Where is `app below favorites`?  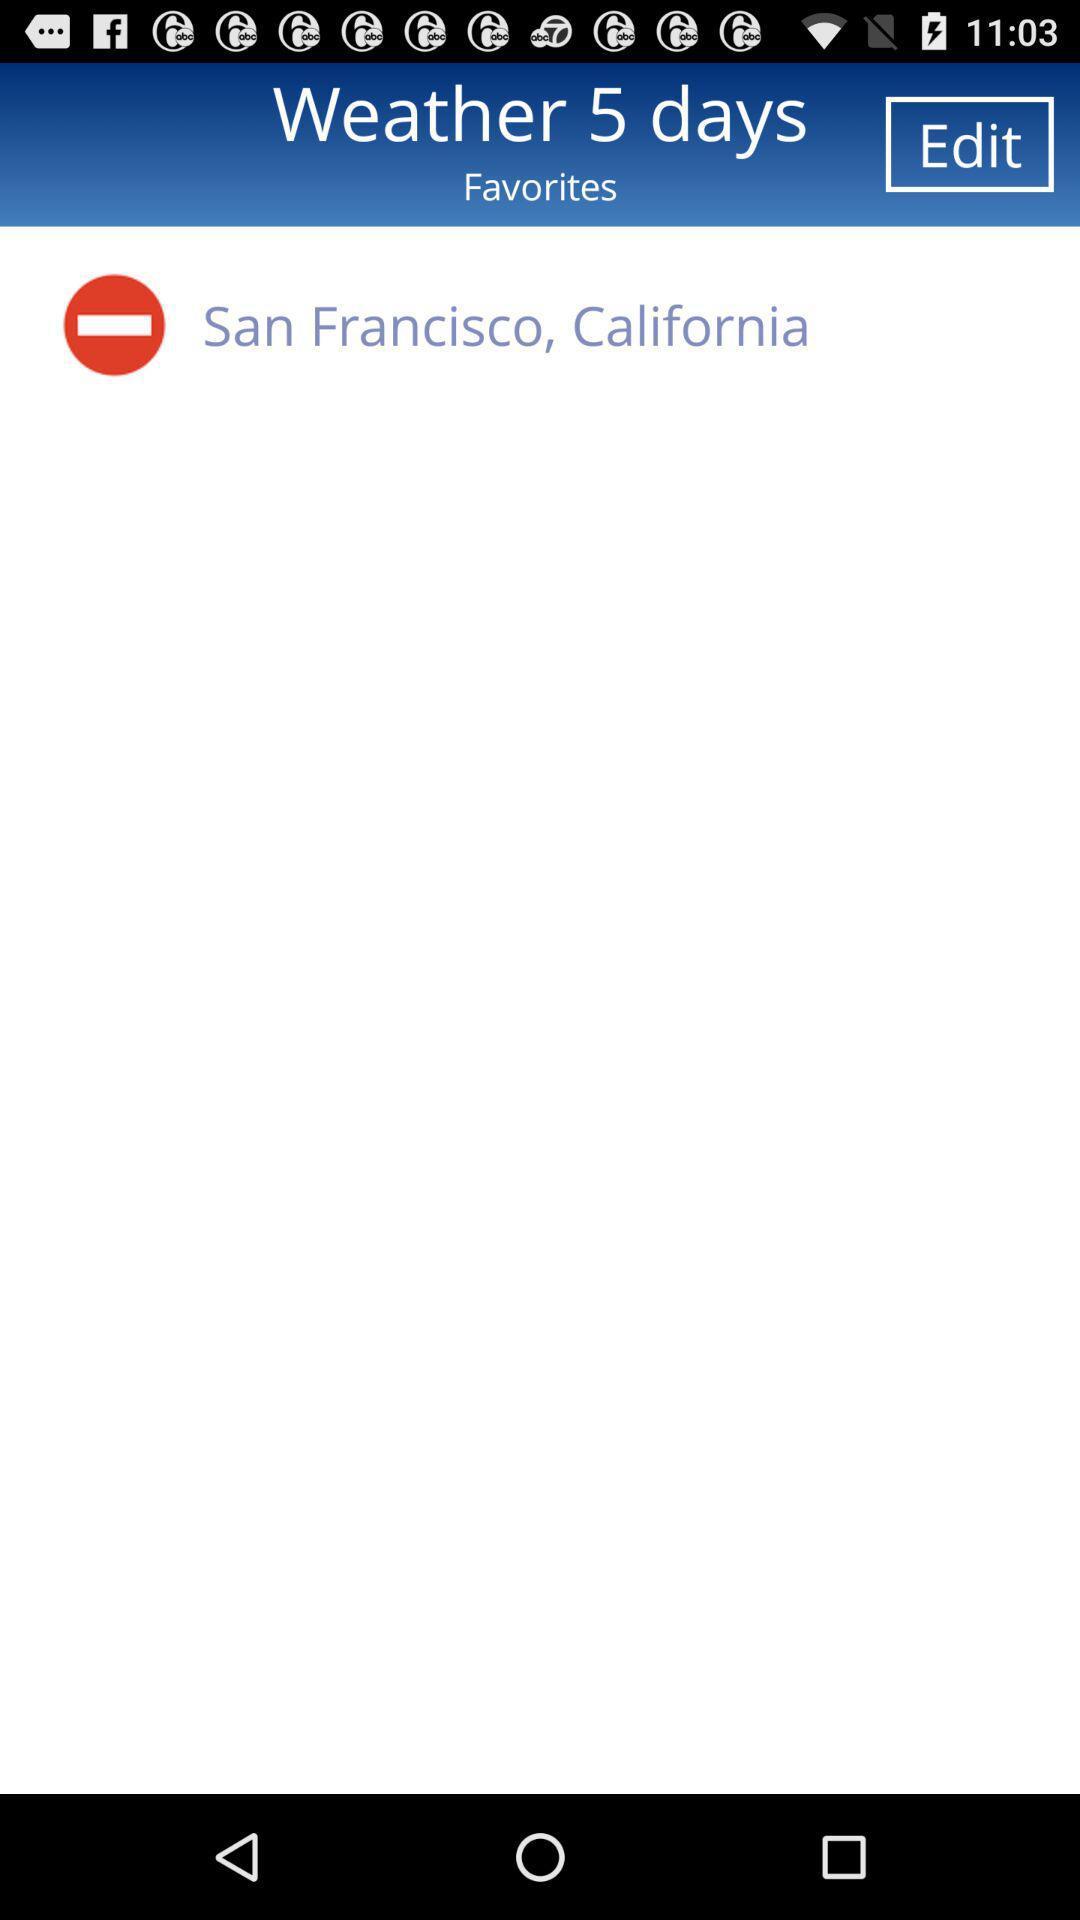 app below favorites is located at coordinates (114, 324).